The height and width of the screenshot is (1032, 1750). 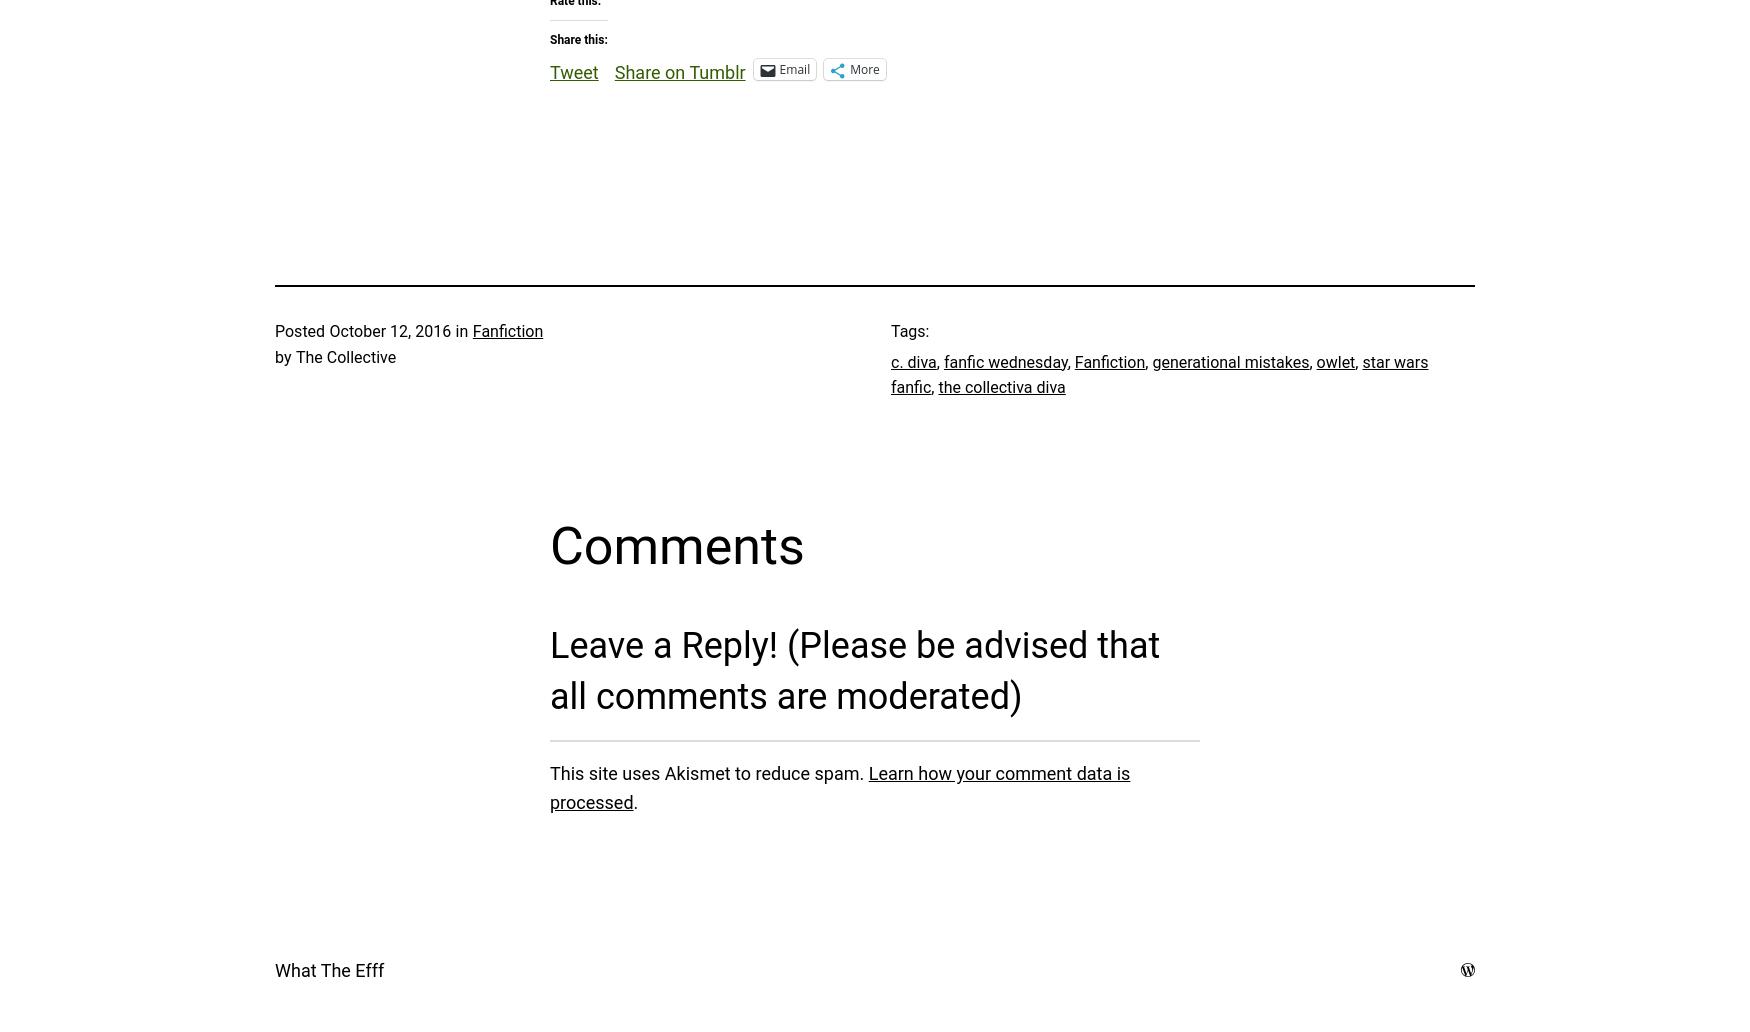 I want to click on 'Learn how your comment data is processed', so click(x=840, y=788).